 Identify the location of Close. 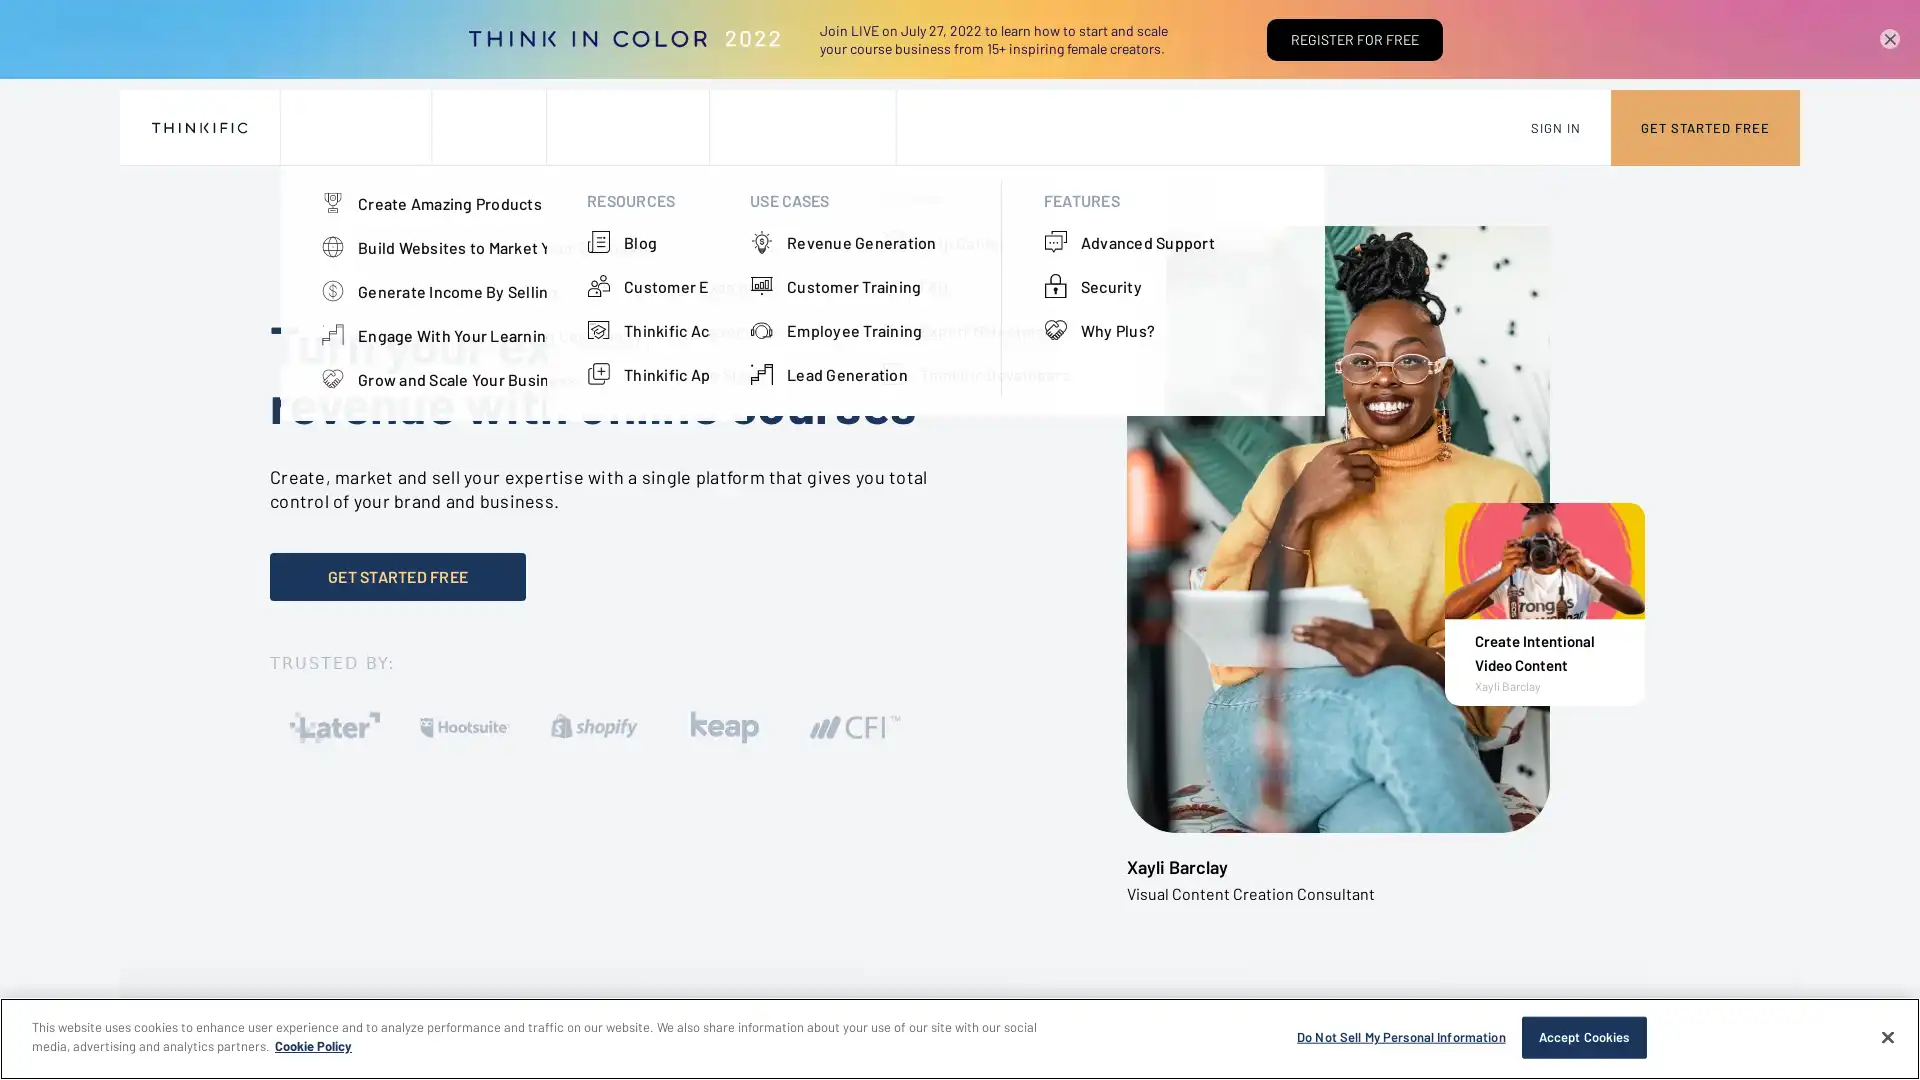
(1886, 1036).